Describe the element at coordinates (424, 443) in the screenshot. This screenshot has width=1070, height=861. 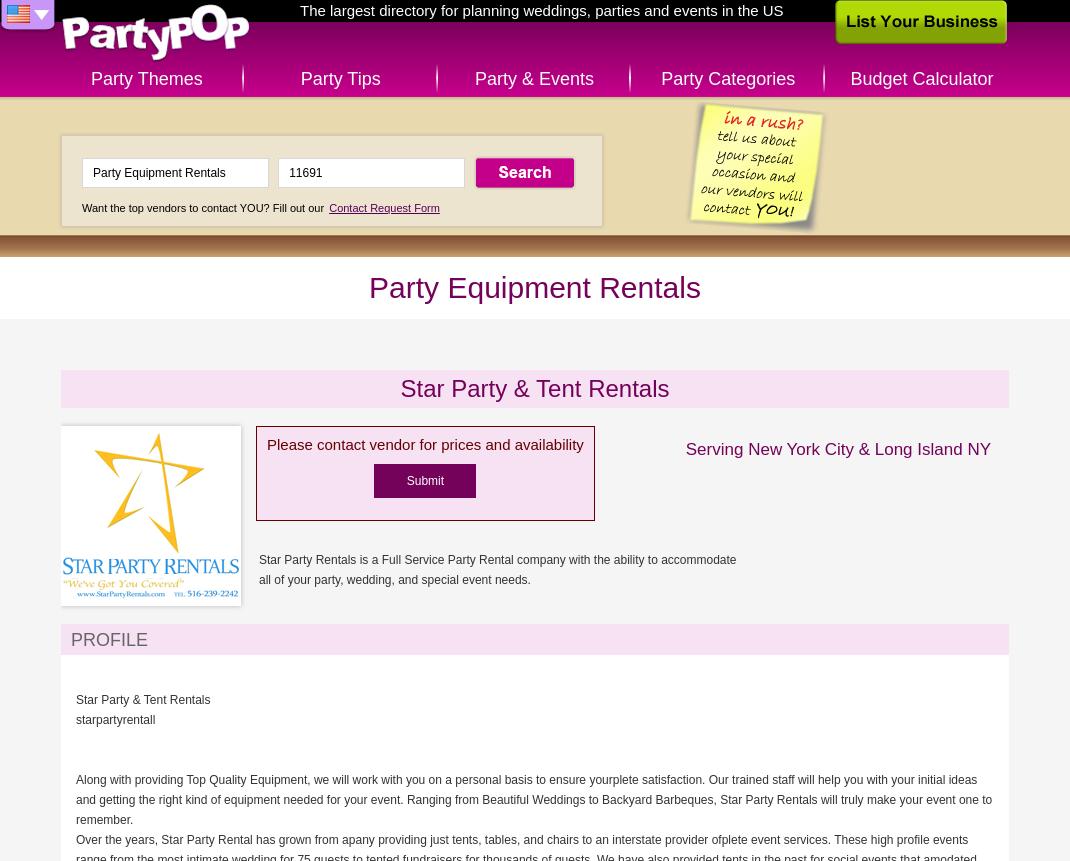
I see `'Please contact vendor for prices and availability'` at that location.